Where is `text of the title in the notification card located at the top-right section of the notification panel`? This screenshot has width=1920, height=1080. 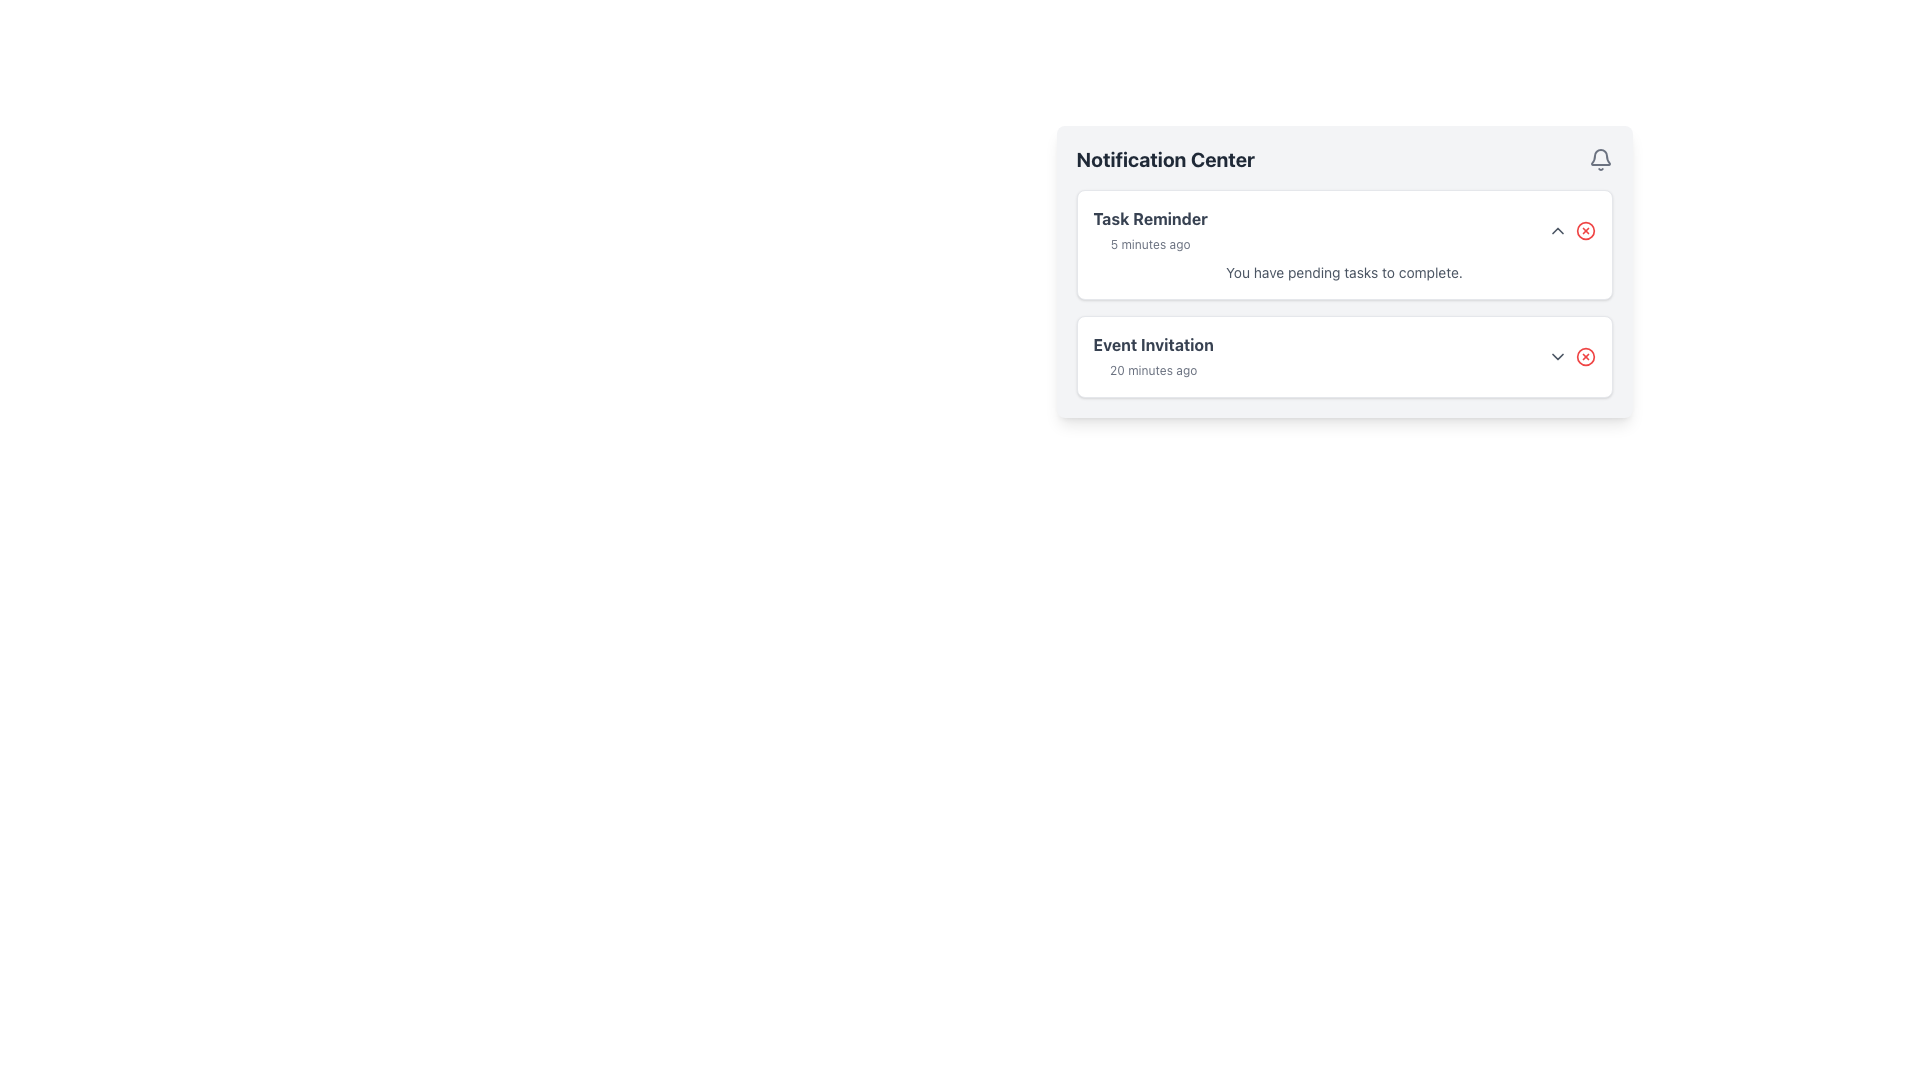 text of the title in the notification card located at the top-right section of the notification panel is located at coordinates (1150, 219).